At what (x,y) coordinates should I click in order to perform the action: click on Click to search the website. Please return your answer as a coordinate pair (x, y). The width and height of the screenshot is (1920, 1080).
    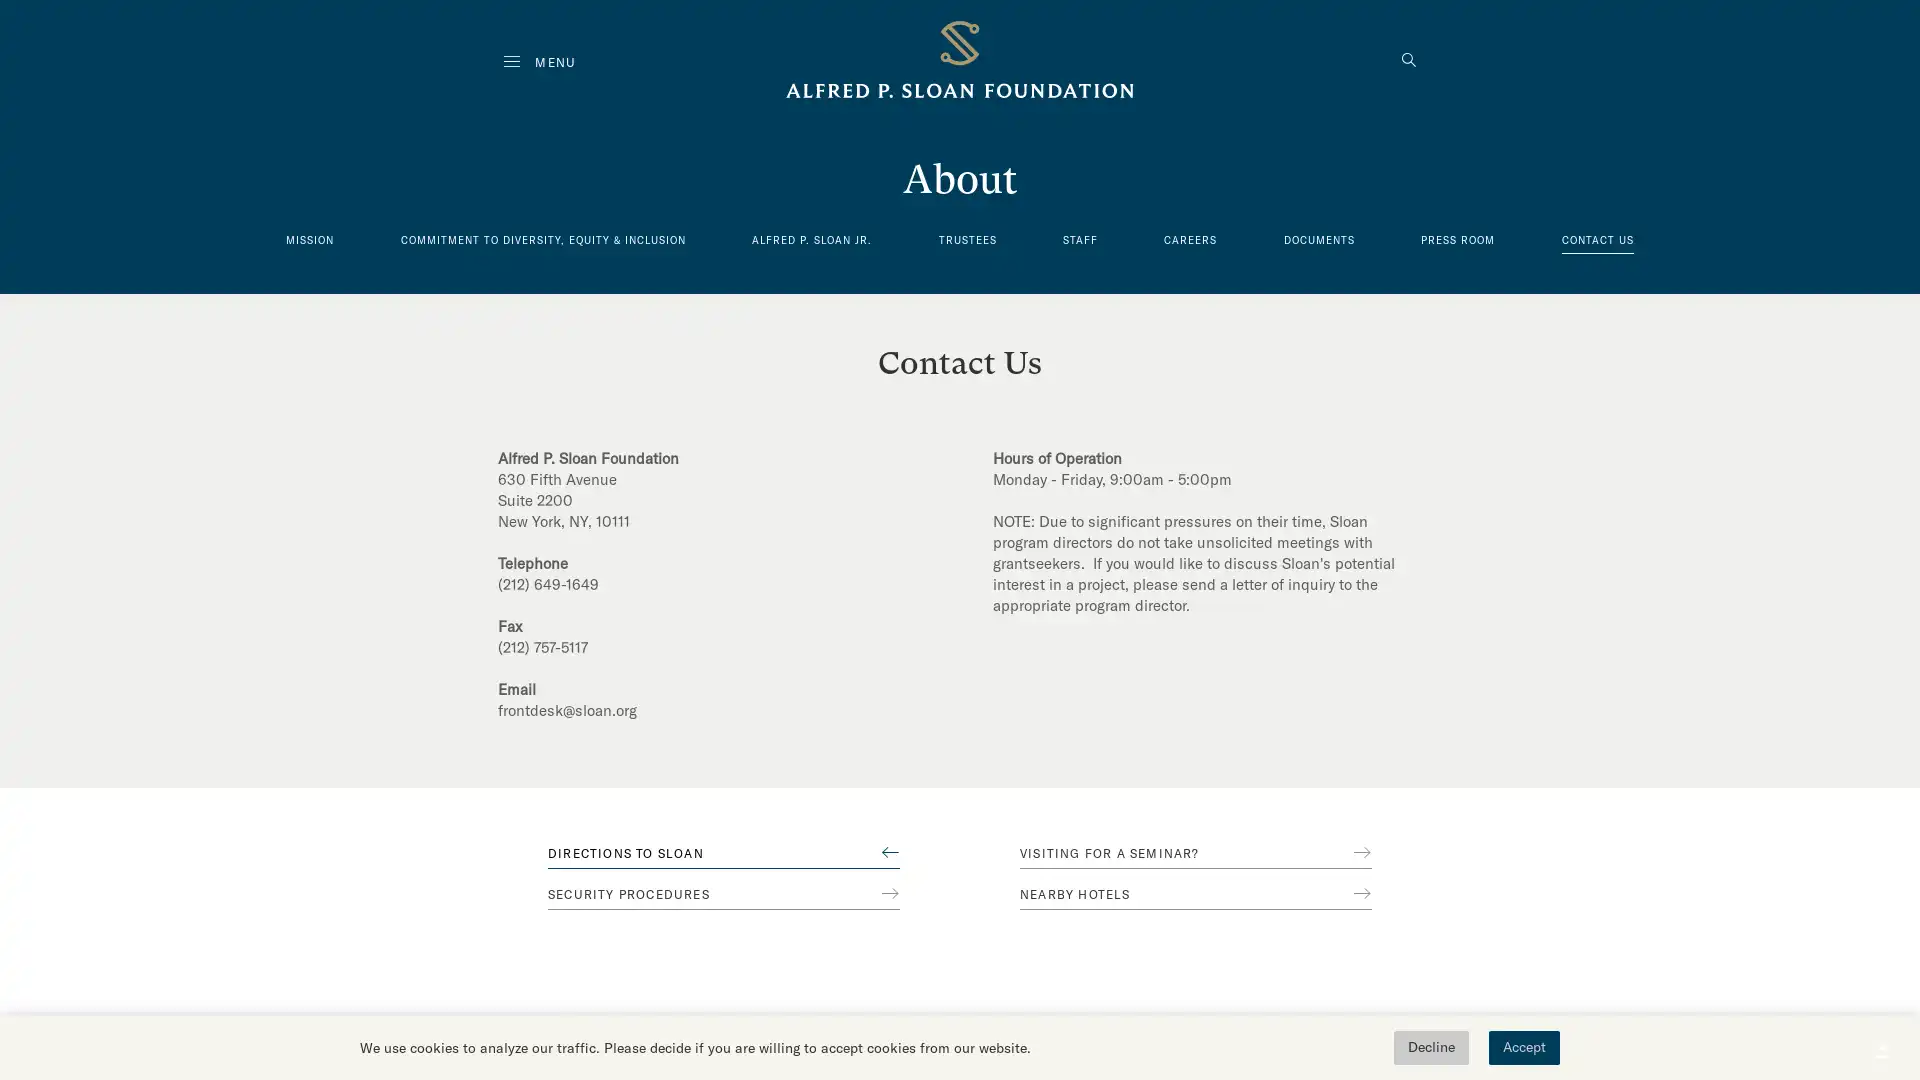
    Looking at the image, I should click on (1408, 61).